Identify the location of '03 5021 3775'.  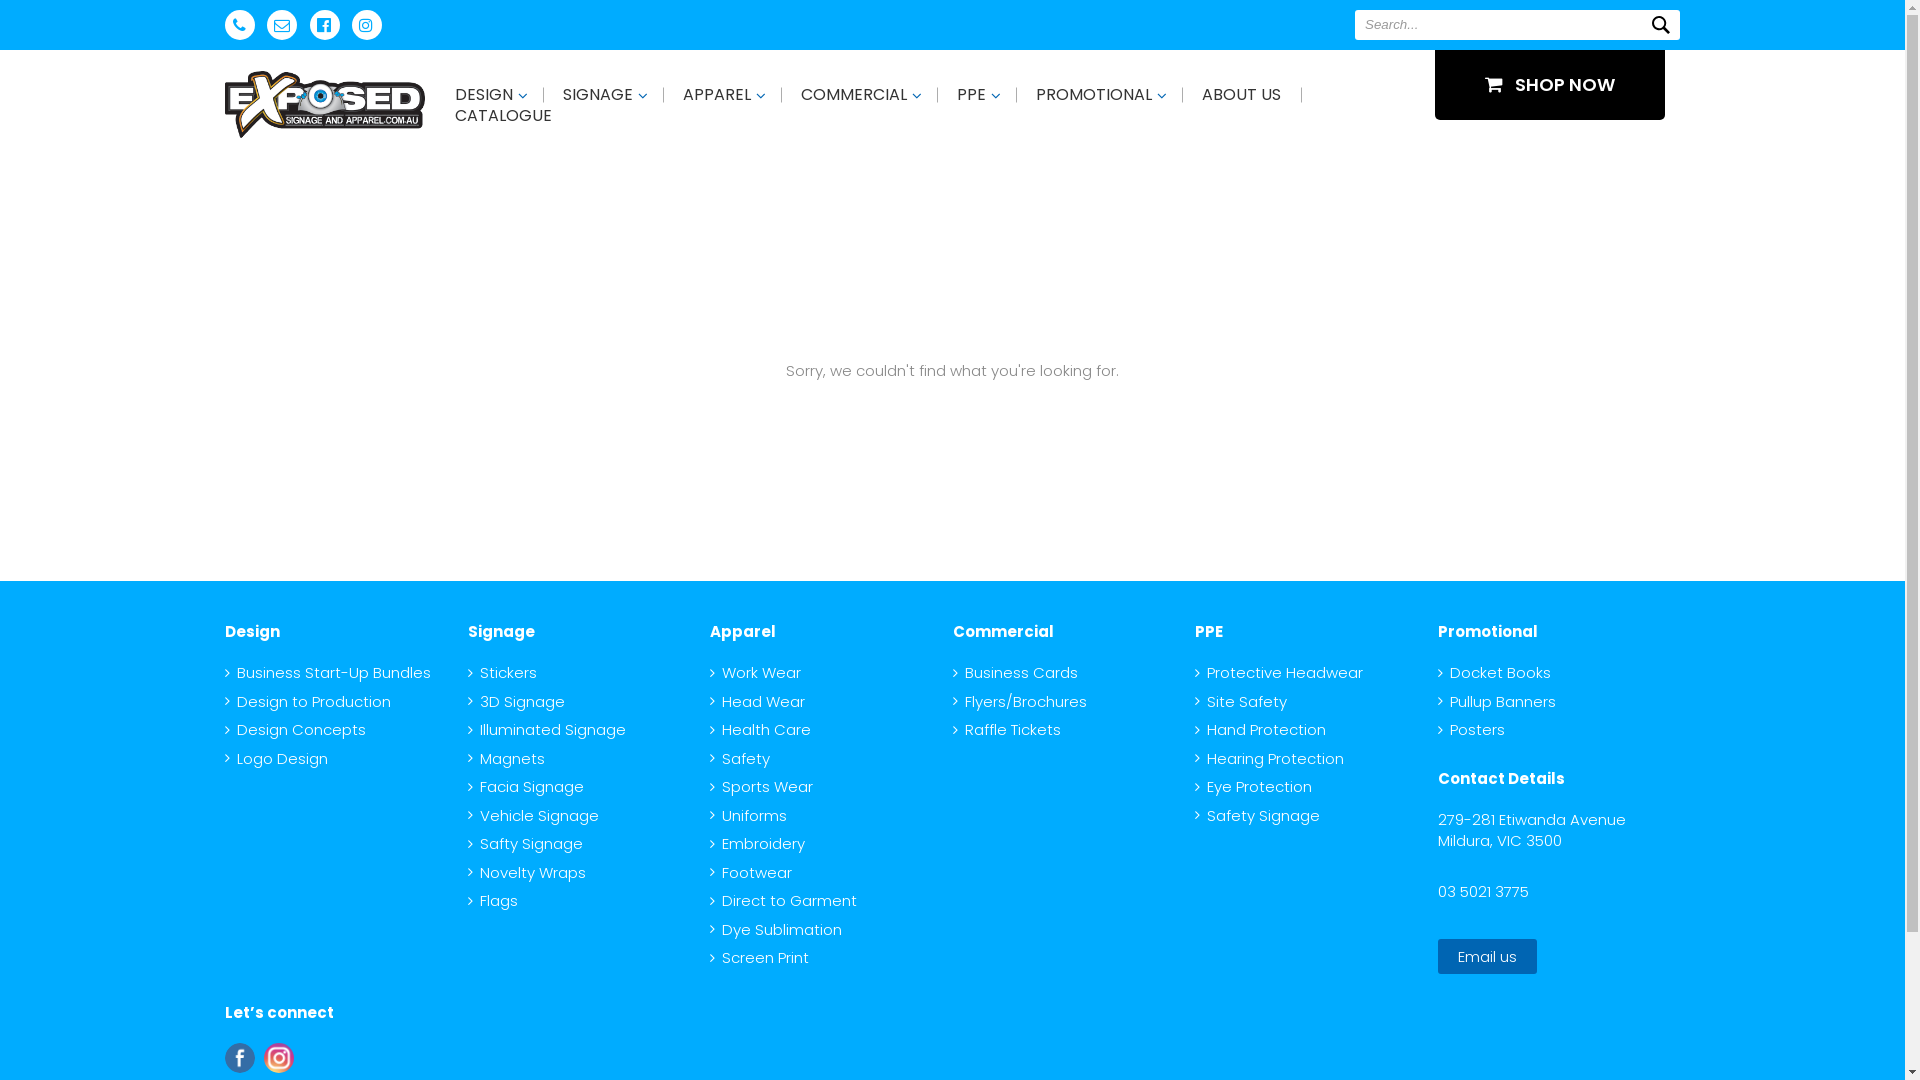
(1483, 889).